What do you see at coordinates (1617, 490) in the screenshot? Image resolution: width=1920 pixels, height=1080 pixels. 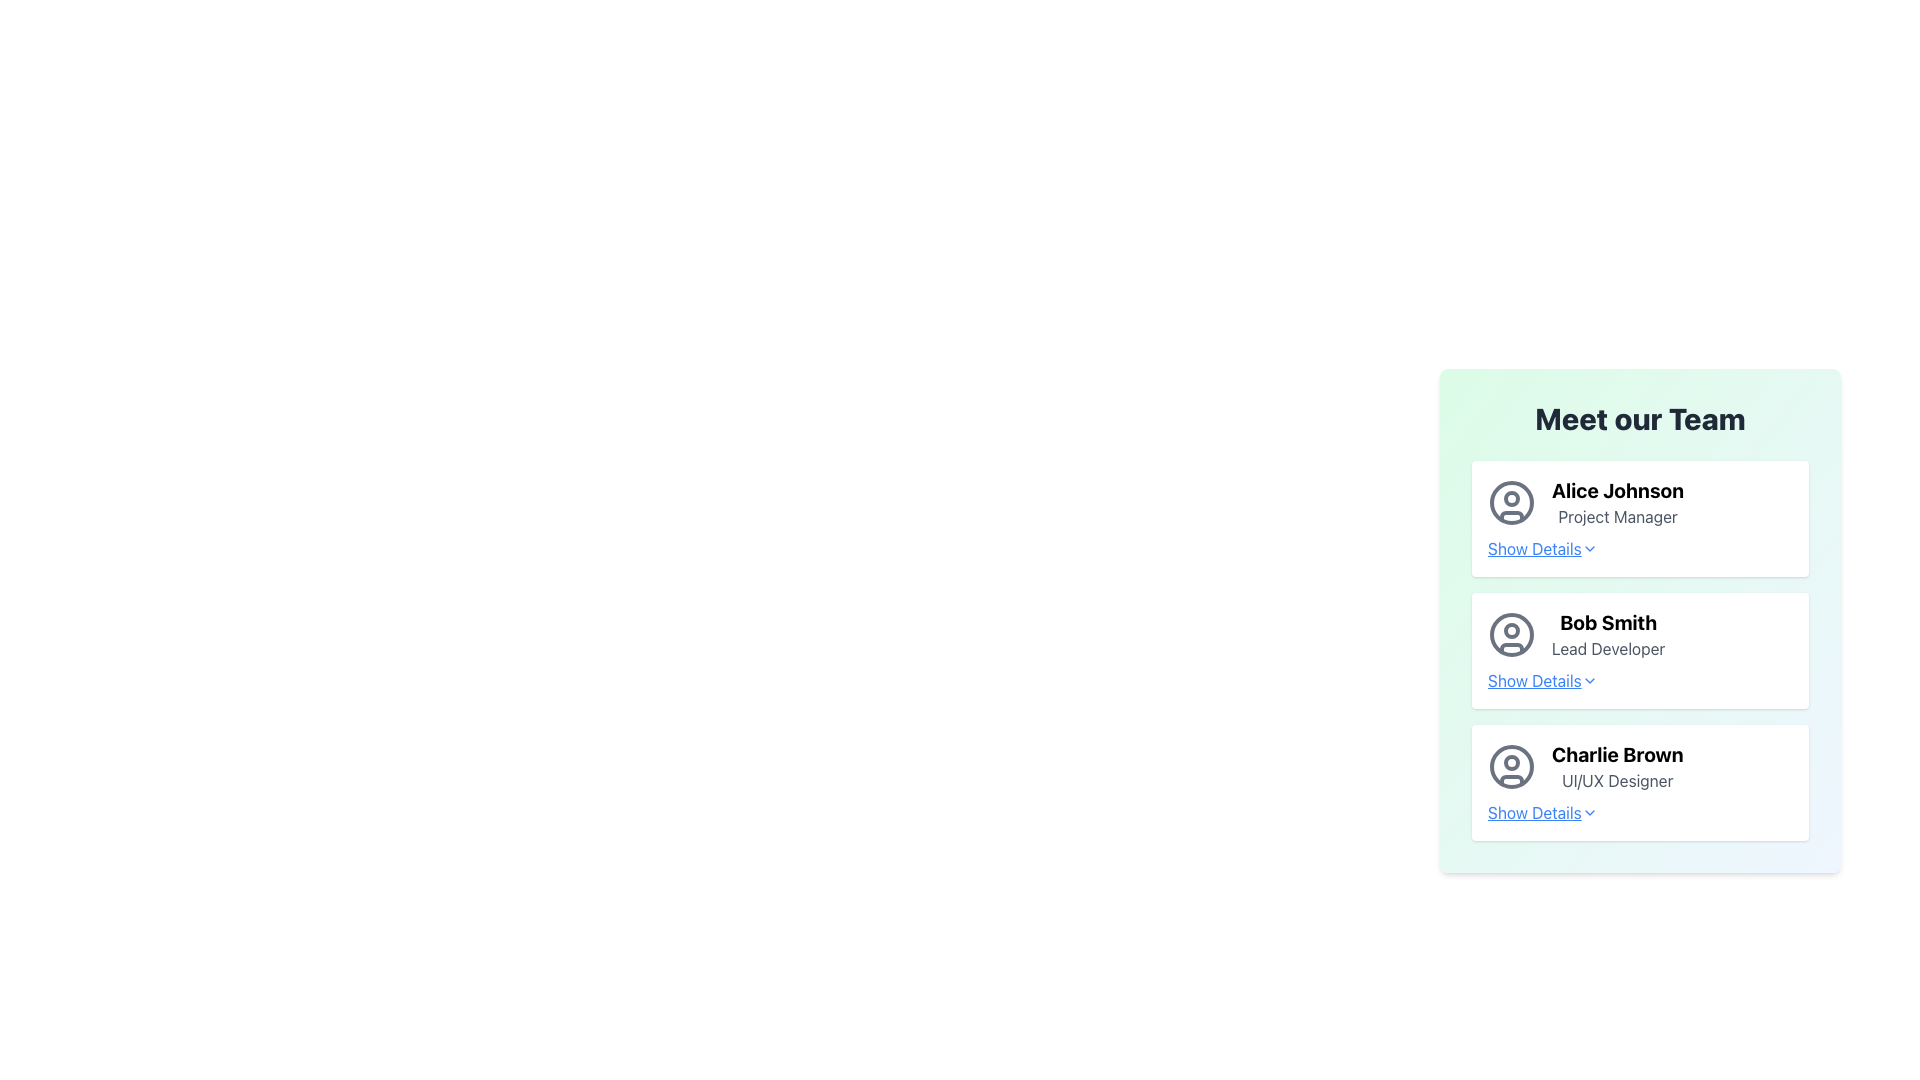 I see `the text component displaying 'Alice Johnson' which is styled in bold and located at the top of the team member information card in the 'Meet our Team' section` at bounding box center [1617, 490].